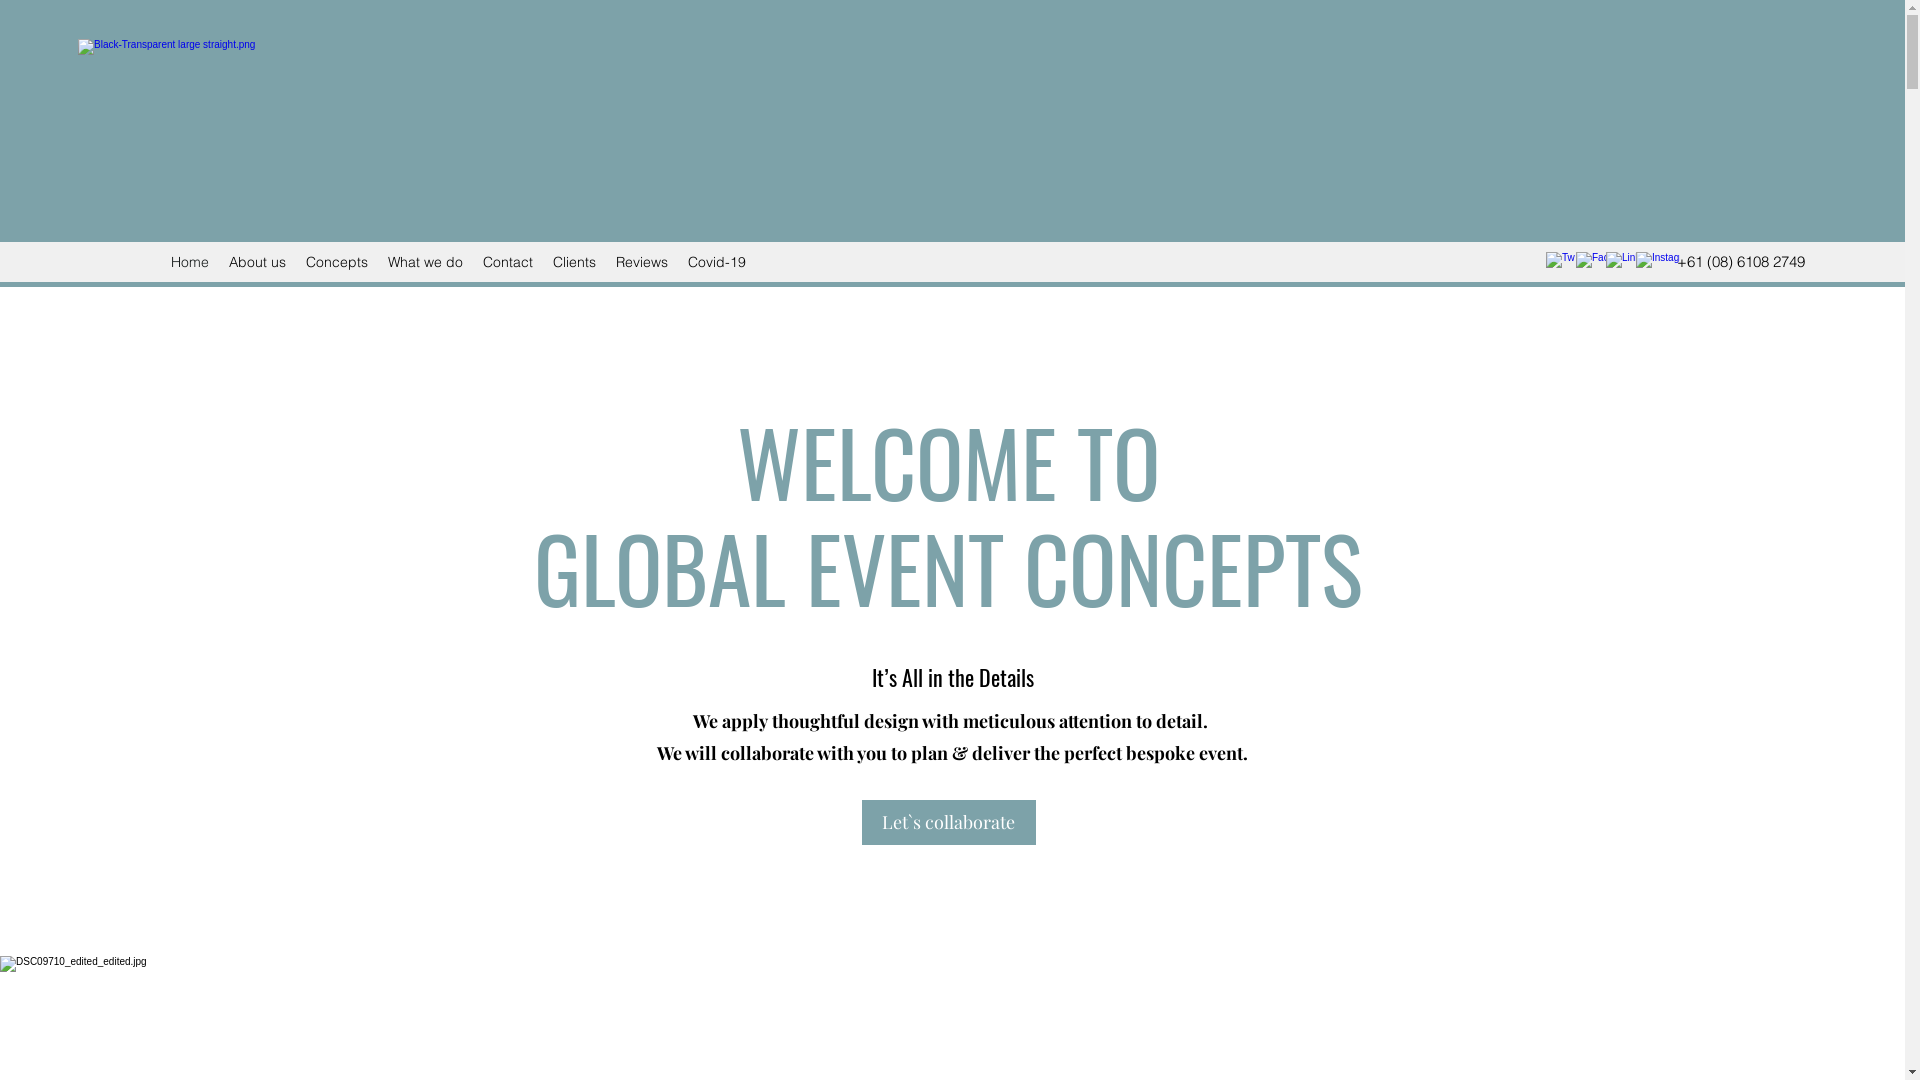  Describe the element at coordinates (948, 822) in the screenshot. I see `'Let`s collaborate'` at that location.